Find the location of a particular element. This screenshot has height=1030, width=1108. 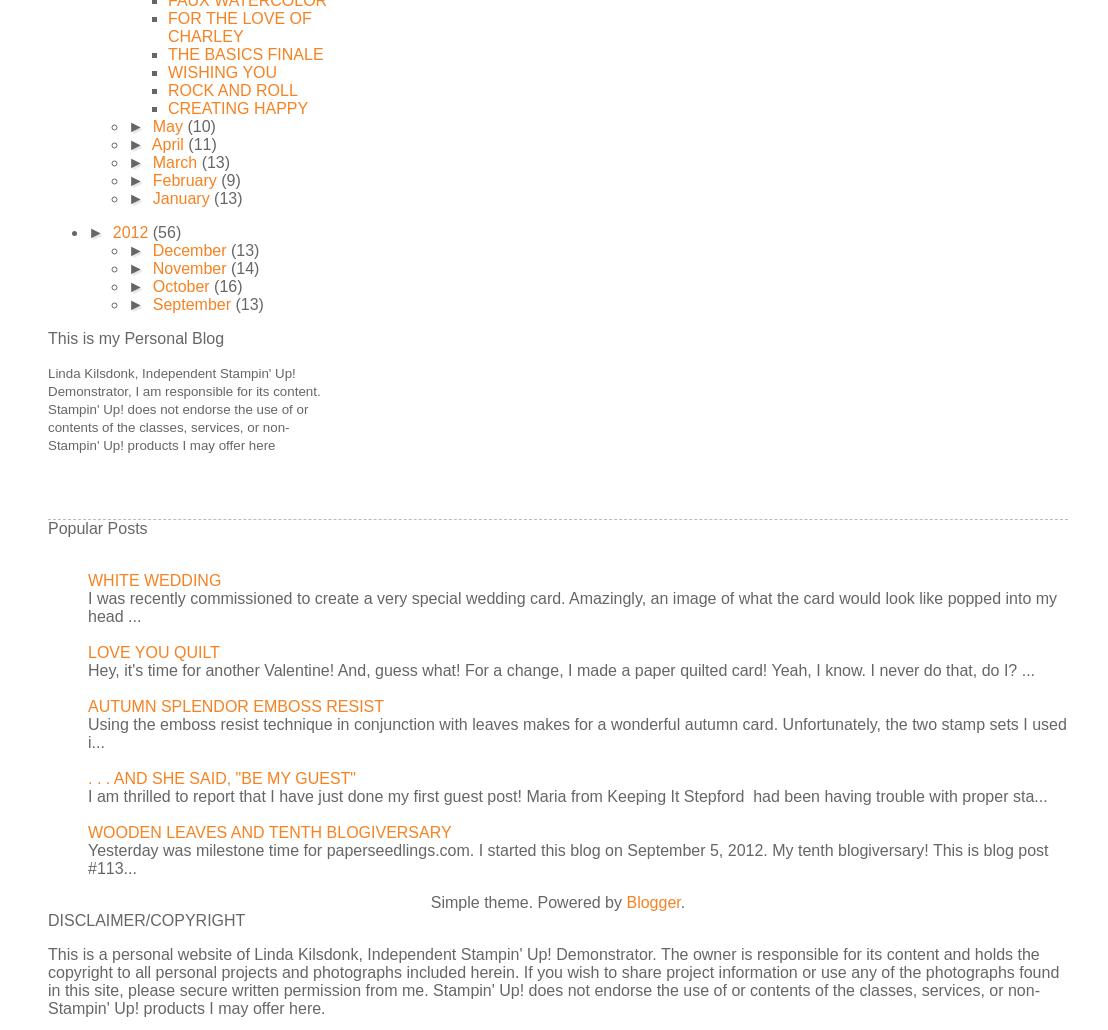

'ROCK AND ROLL' is located at coordinates (166, 89).